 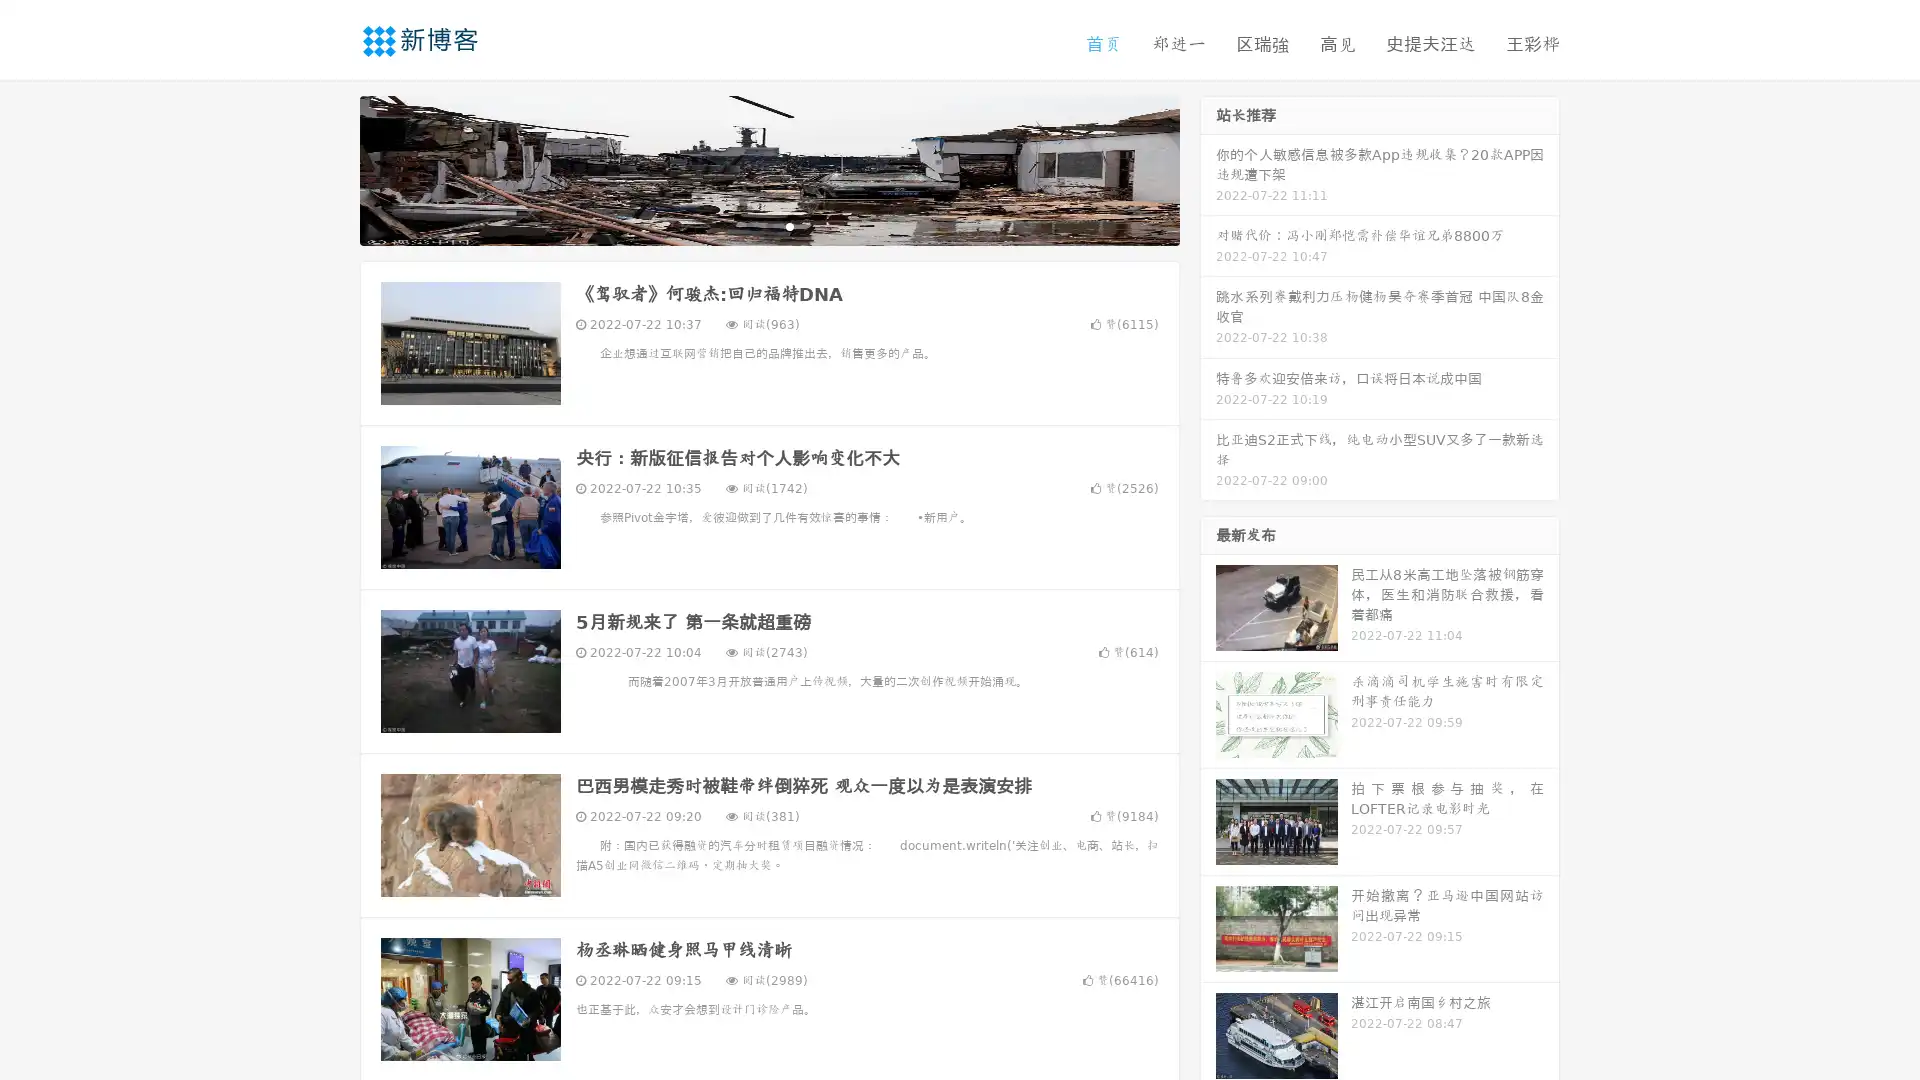 What do you see at coordinates (1208, 168) in the screenshot?
I see `Next slide` at bounding box center [1208, 168].